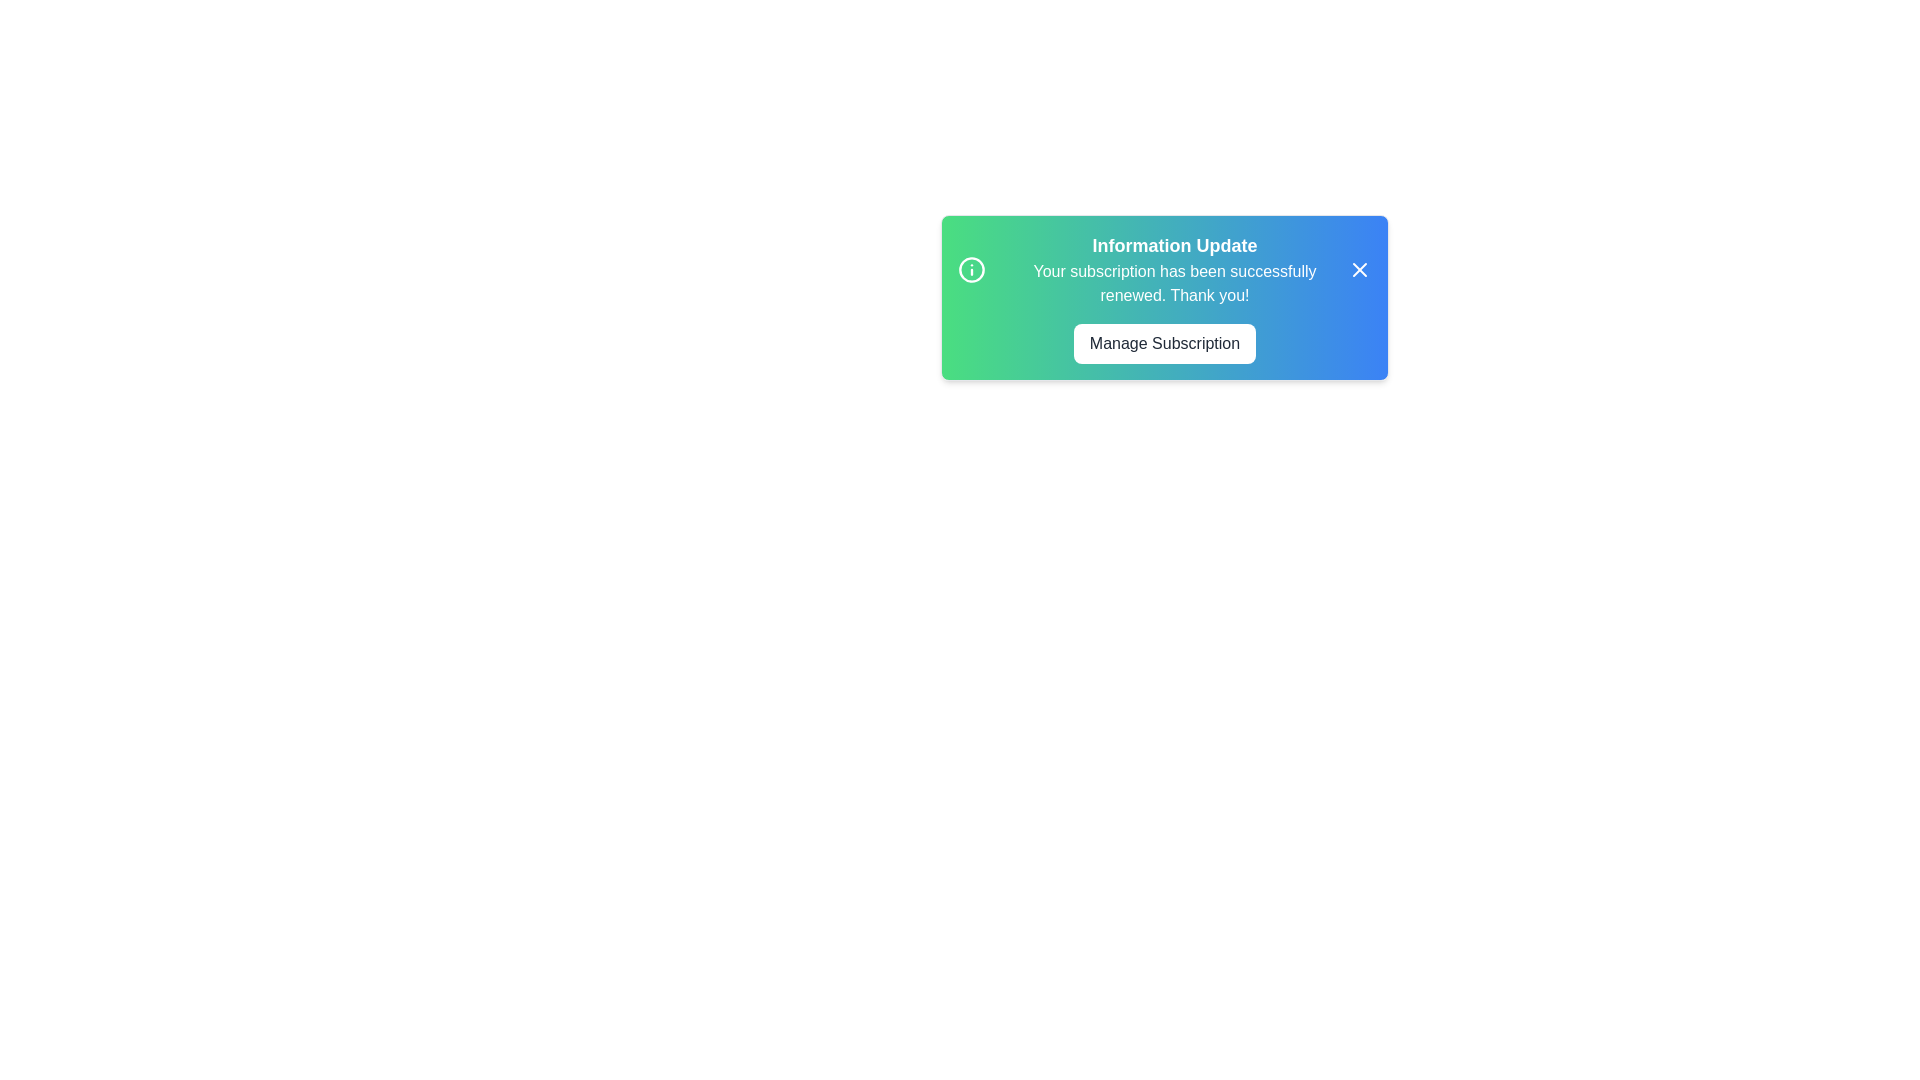 Image resolution: width=1920 pixels, height=1080 pixels. What do you see at coordinates (1165, 342) in the screenshot?
I see `the 'Manage Subscription' button to observe its hover effect` at bounding box center [1165, 342].